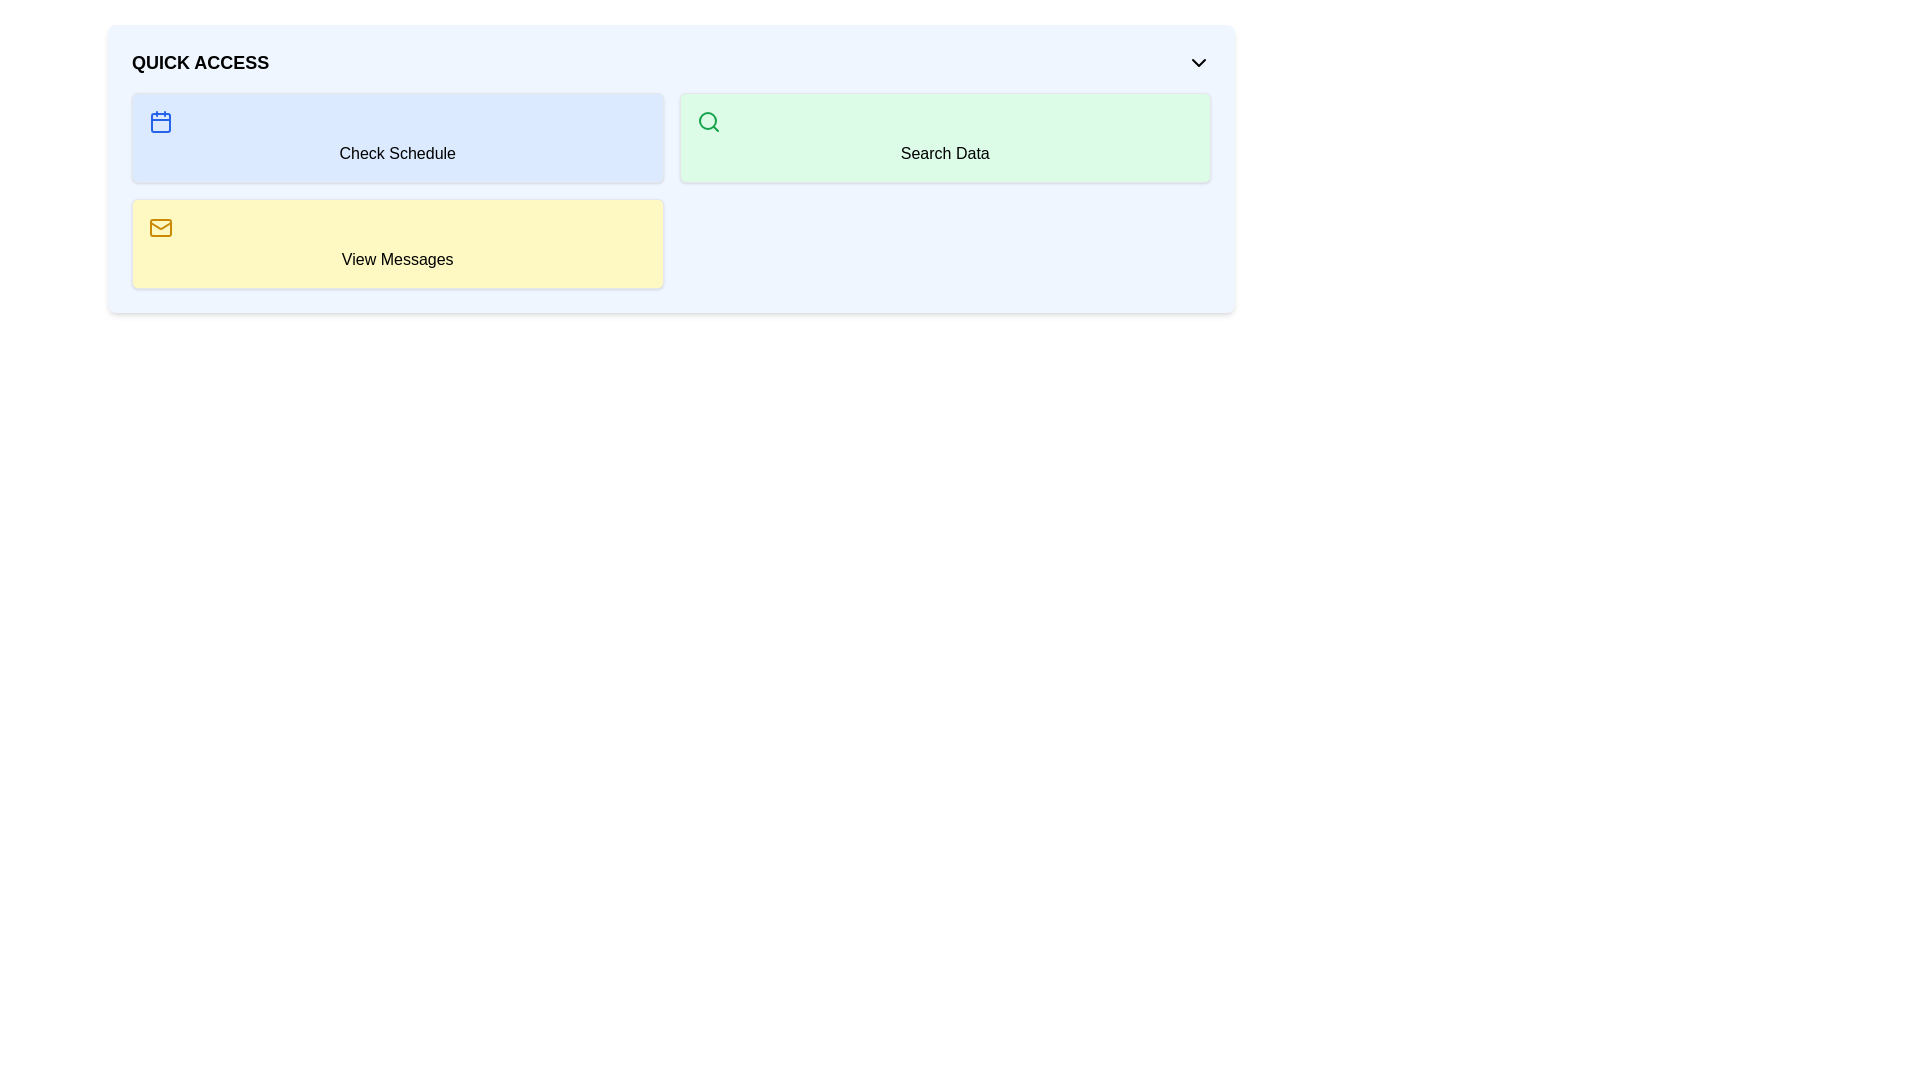  I want to click on the 'Search Data' button with a light green background, so click(944, 137).